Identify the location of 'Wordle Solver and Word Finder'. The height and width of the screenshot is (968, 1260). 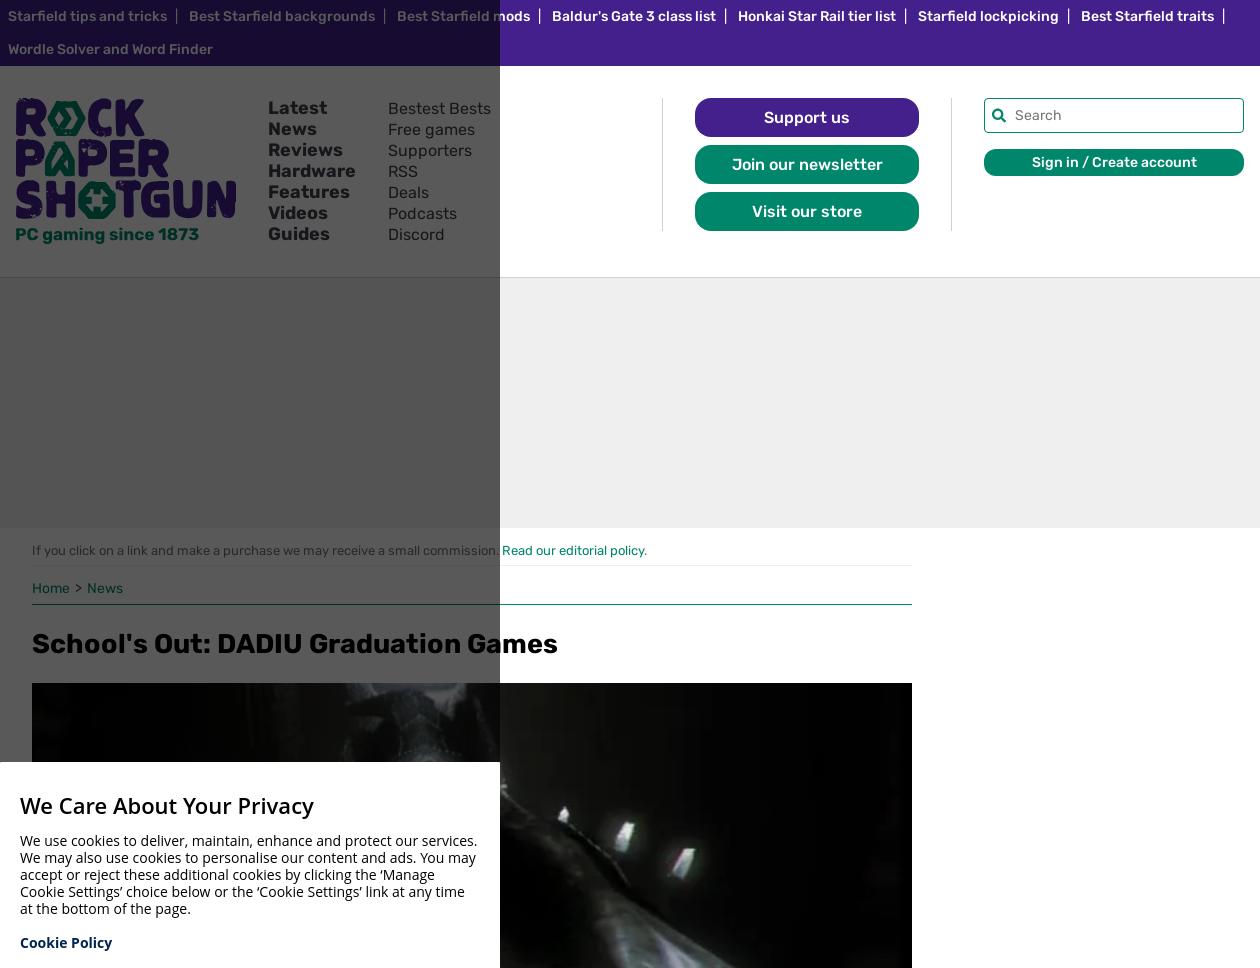
(7, 48).